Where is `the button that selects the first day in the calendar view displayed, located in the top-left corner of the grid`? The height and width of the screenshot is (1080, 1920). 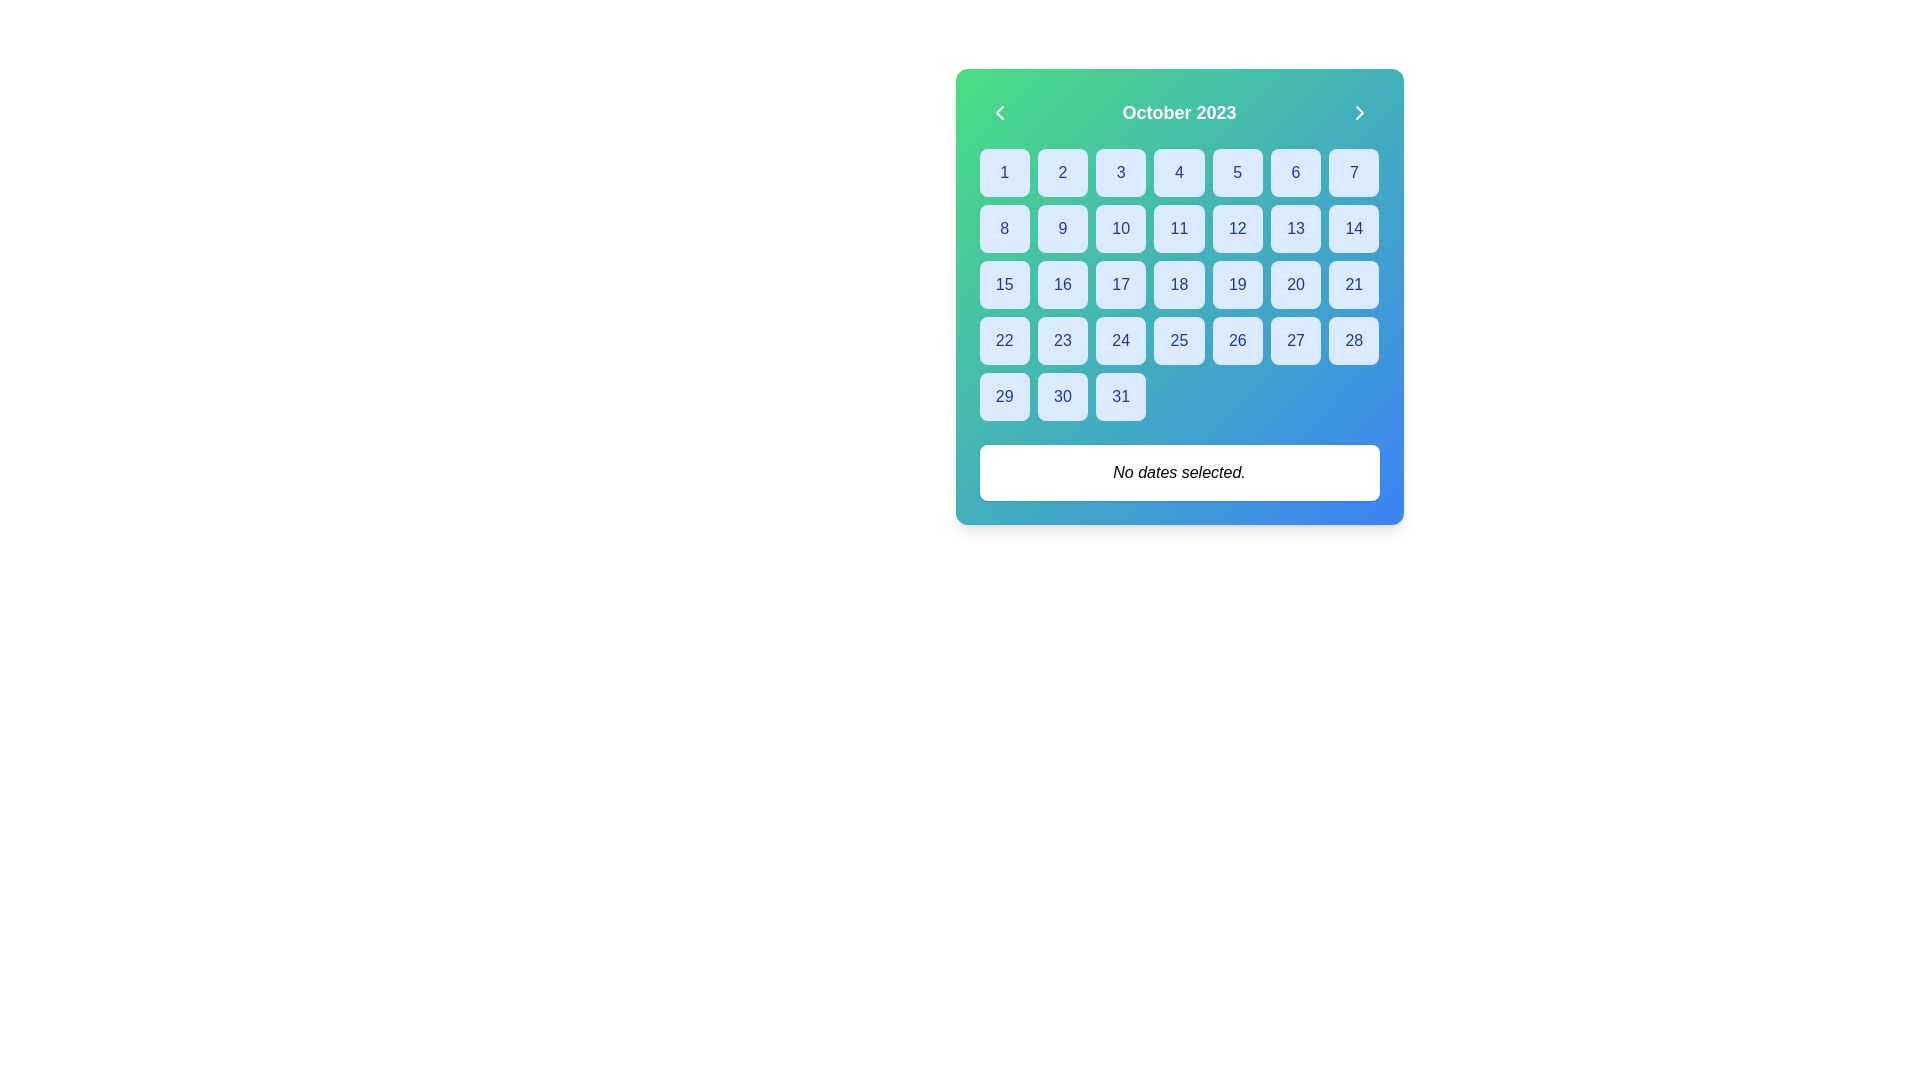
the button that selects the first day in the calendar view displayed, located in the top-left corner of the grid is located at coordinates (1004, 172).